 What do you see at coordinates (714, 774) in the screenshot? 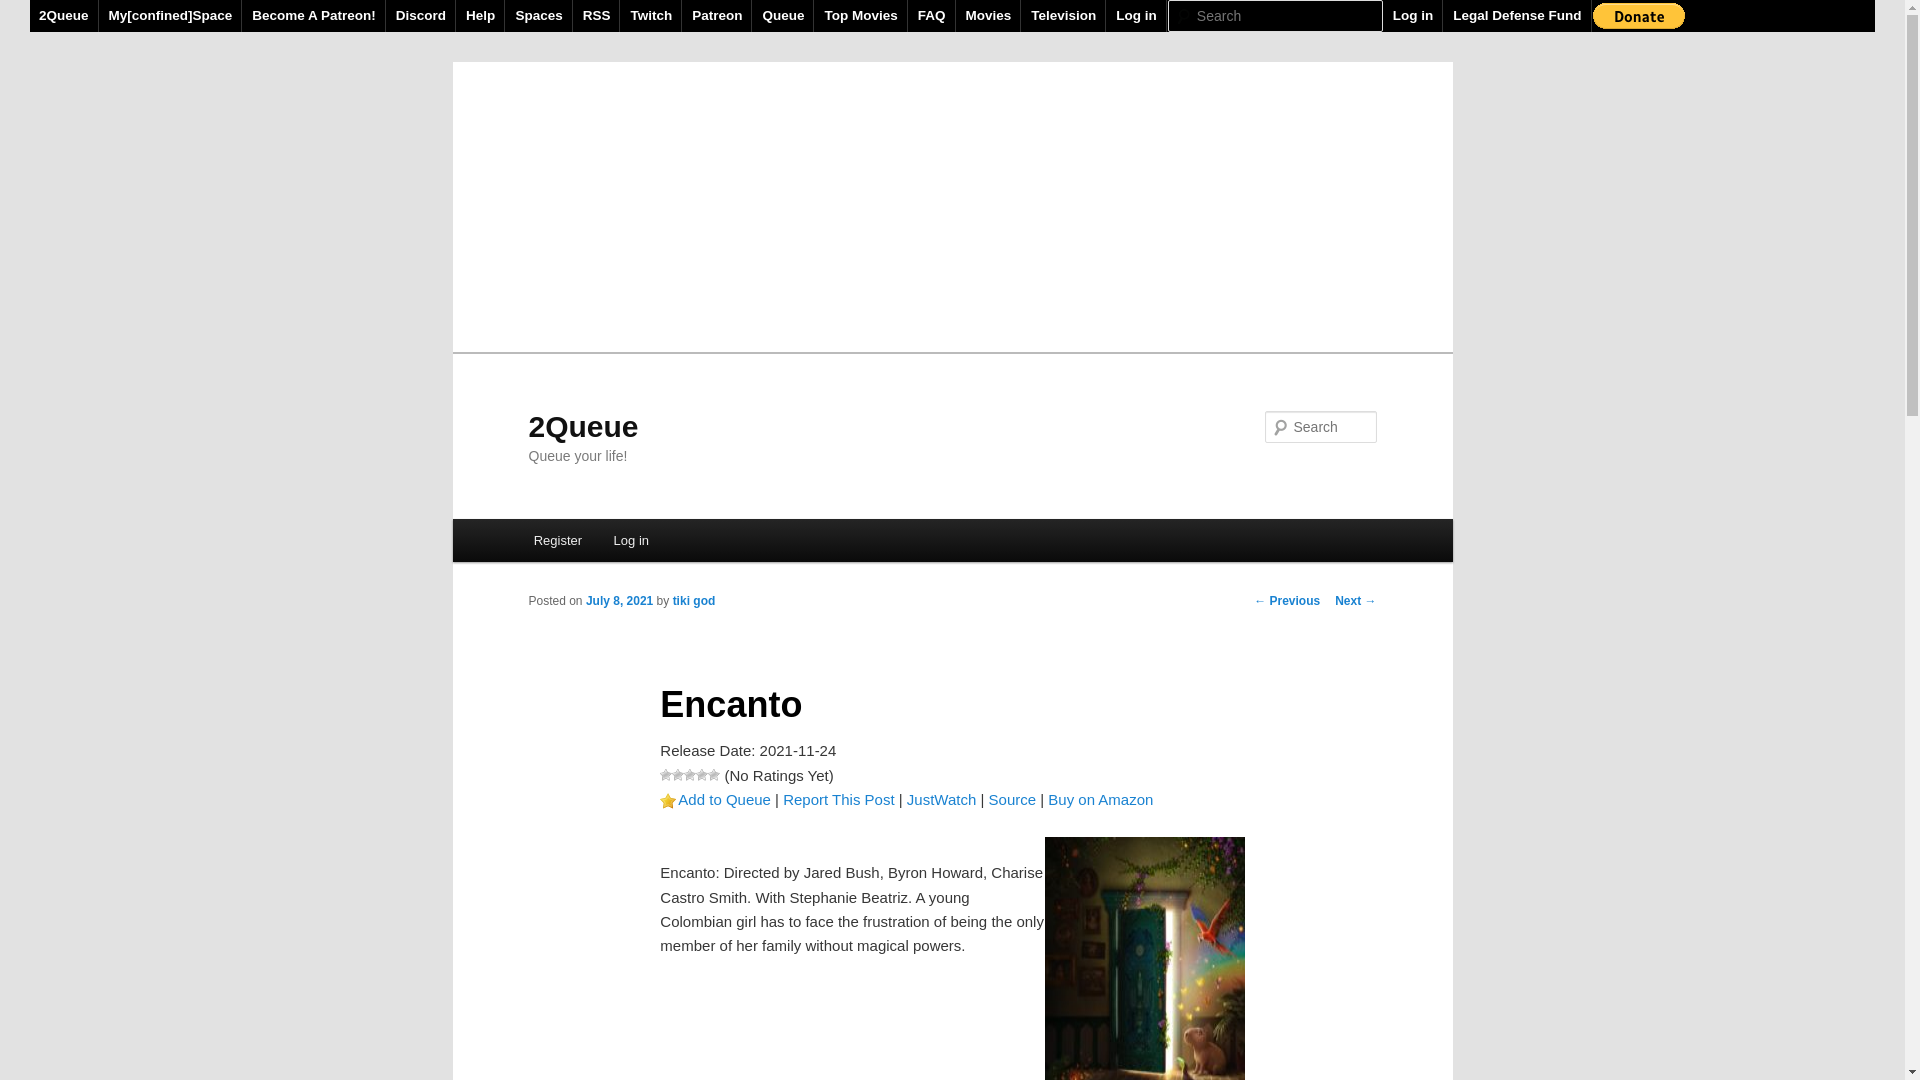
I see `'5 Stars'` at bounding box center [714, 774].